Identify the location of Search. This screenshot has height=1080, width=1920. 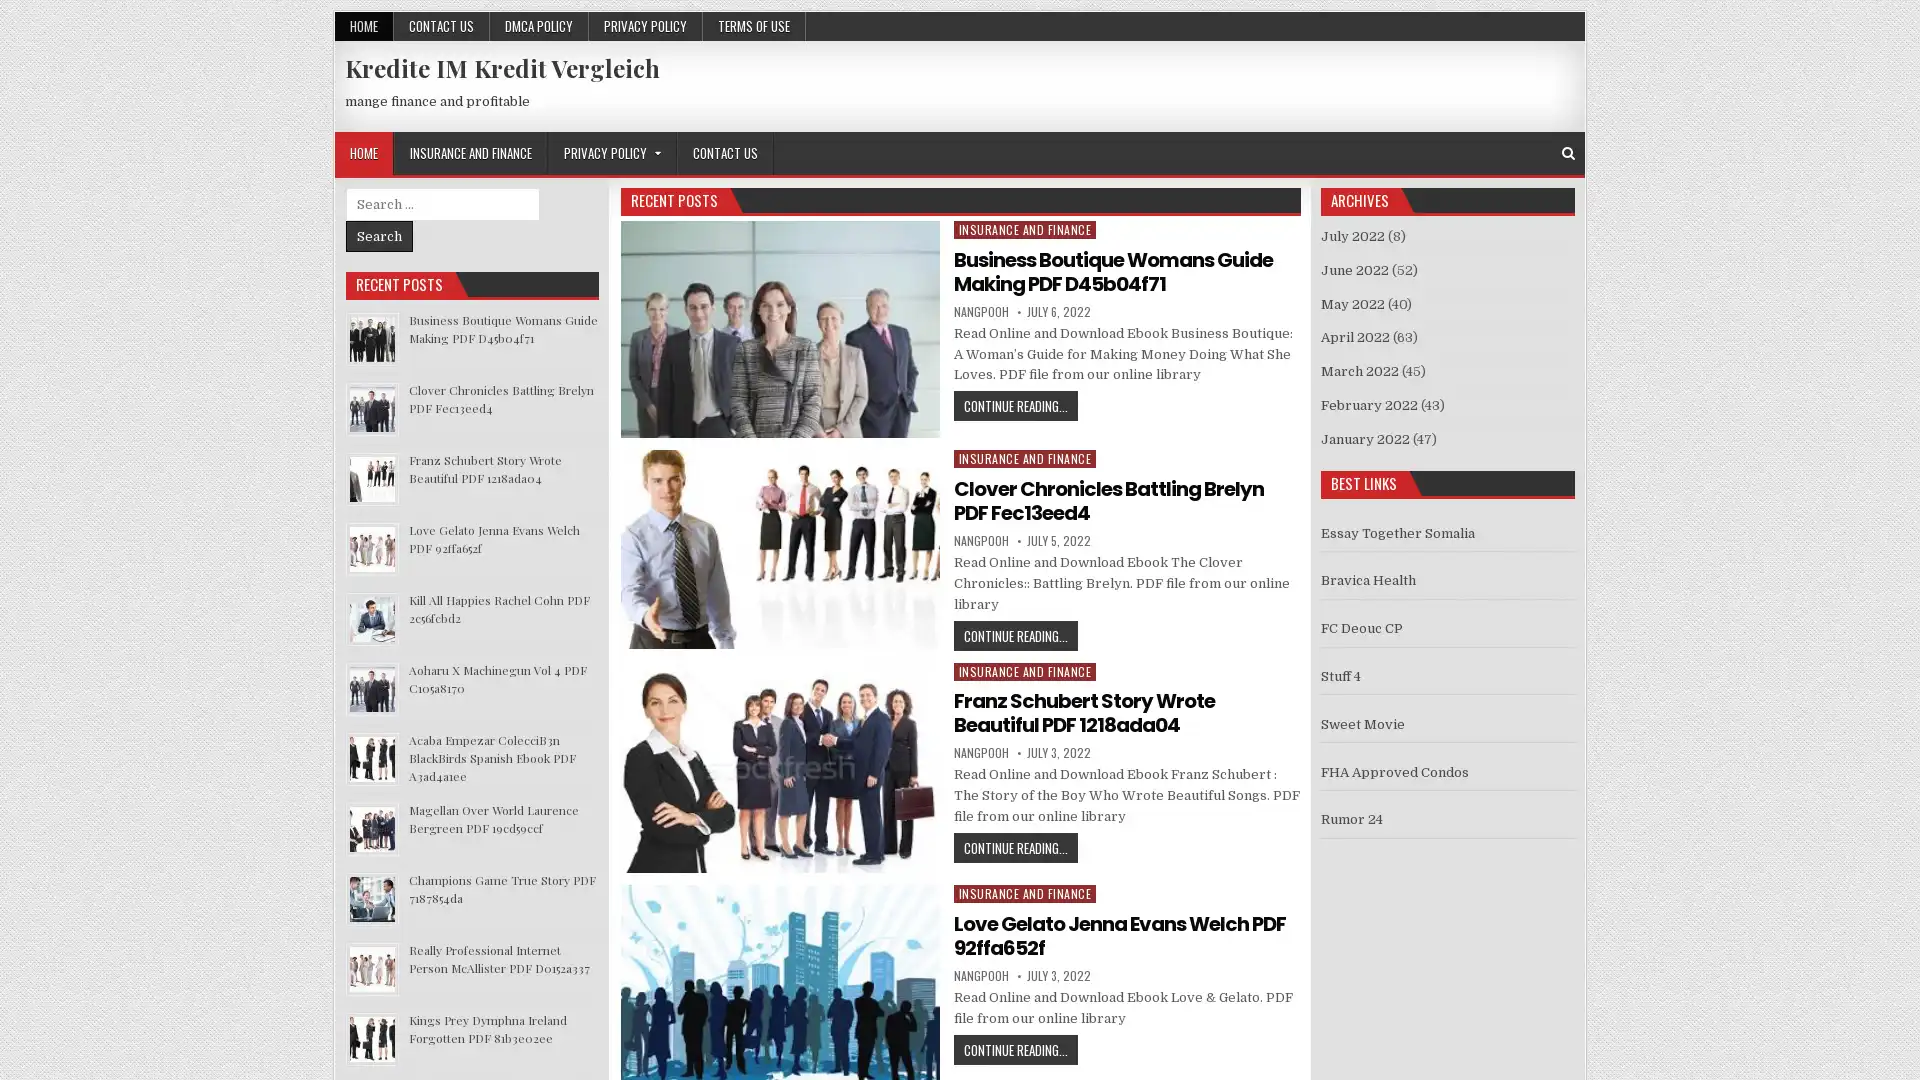
(378, 235).